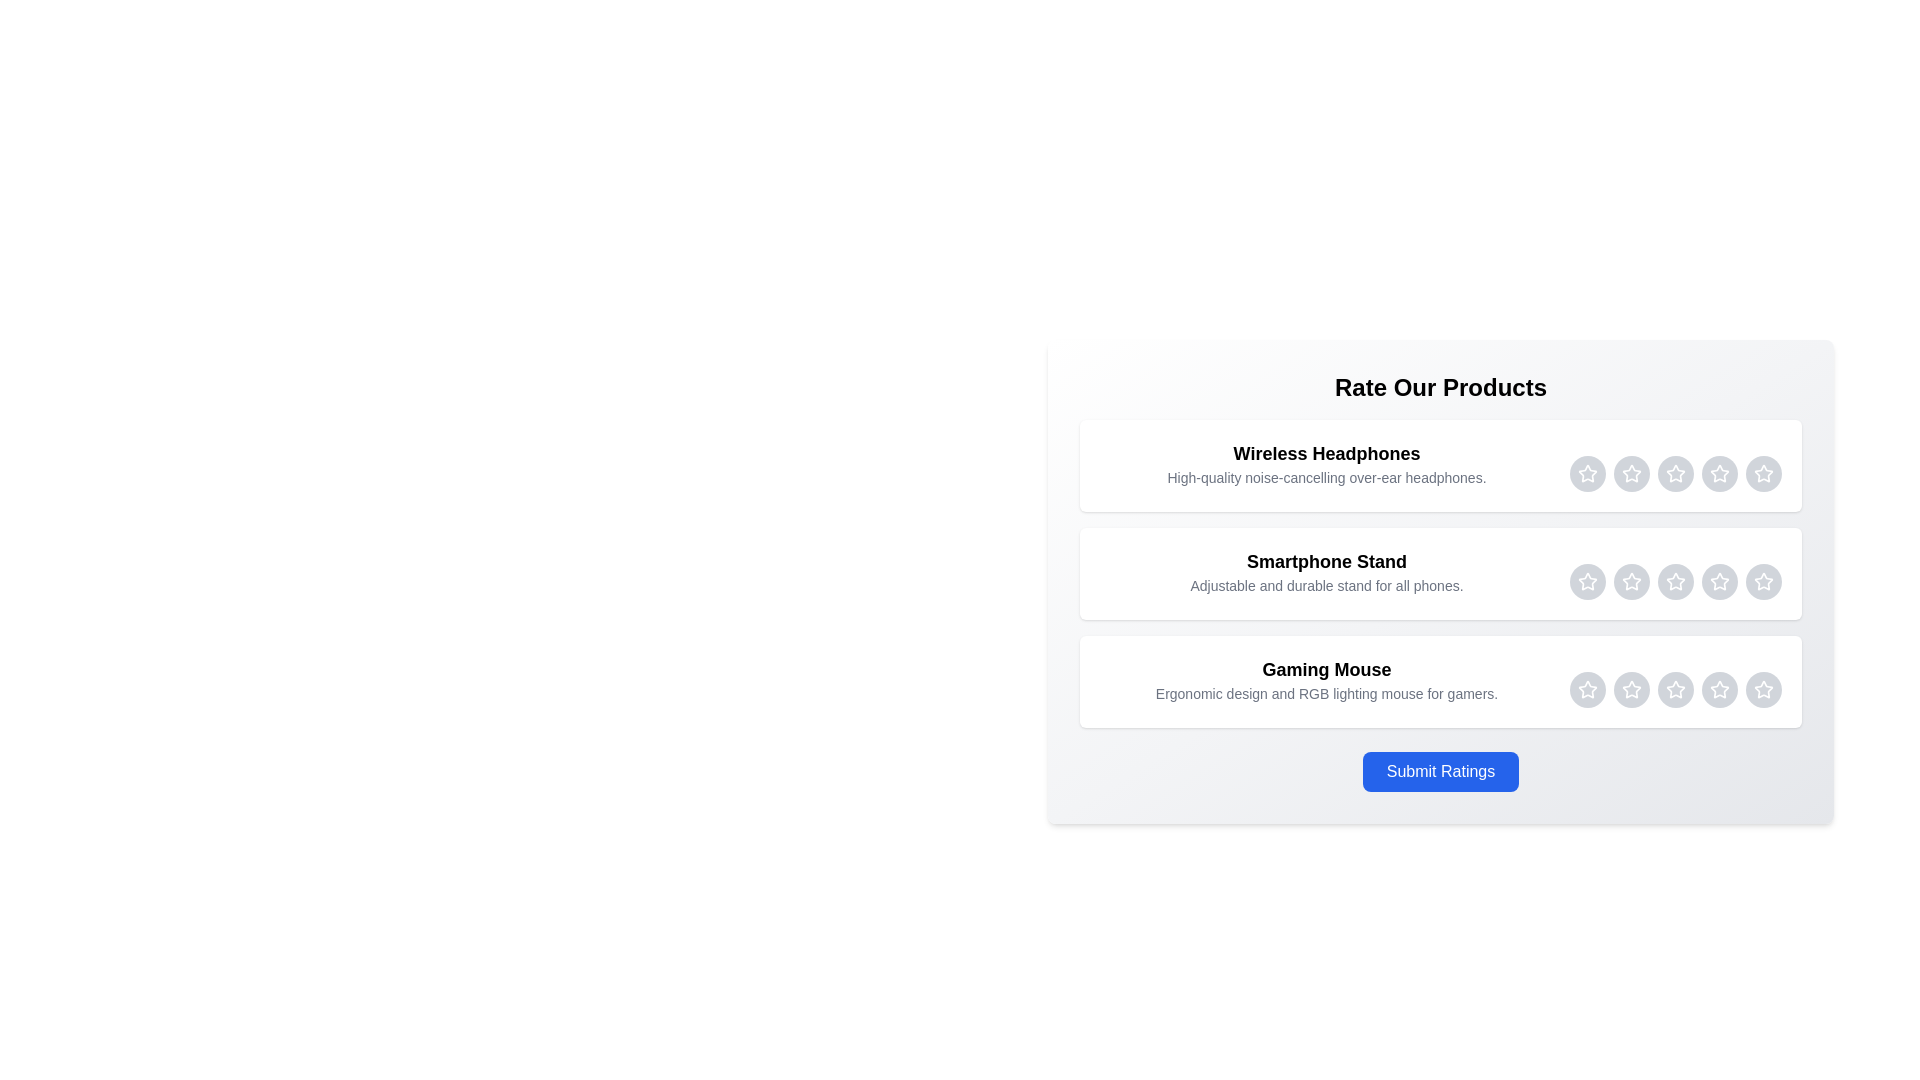 This screenshot has width=1920, height=1080. Describe the element at coordinates (1718, 474) in the screenshot. I see `the Wireless Headphones rating star 4` at that location.